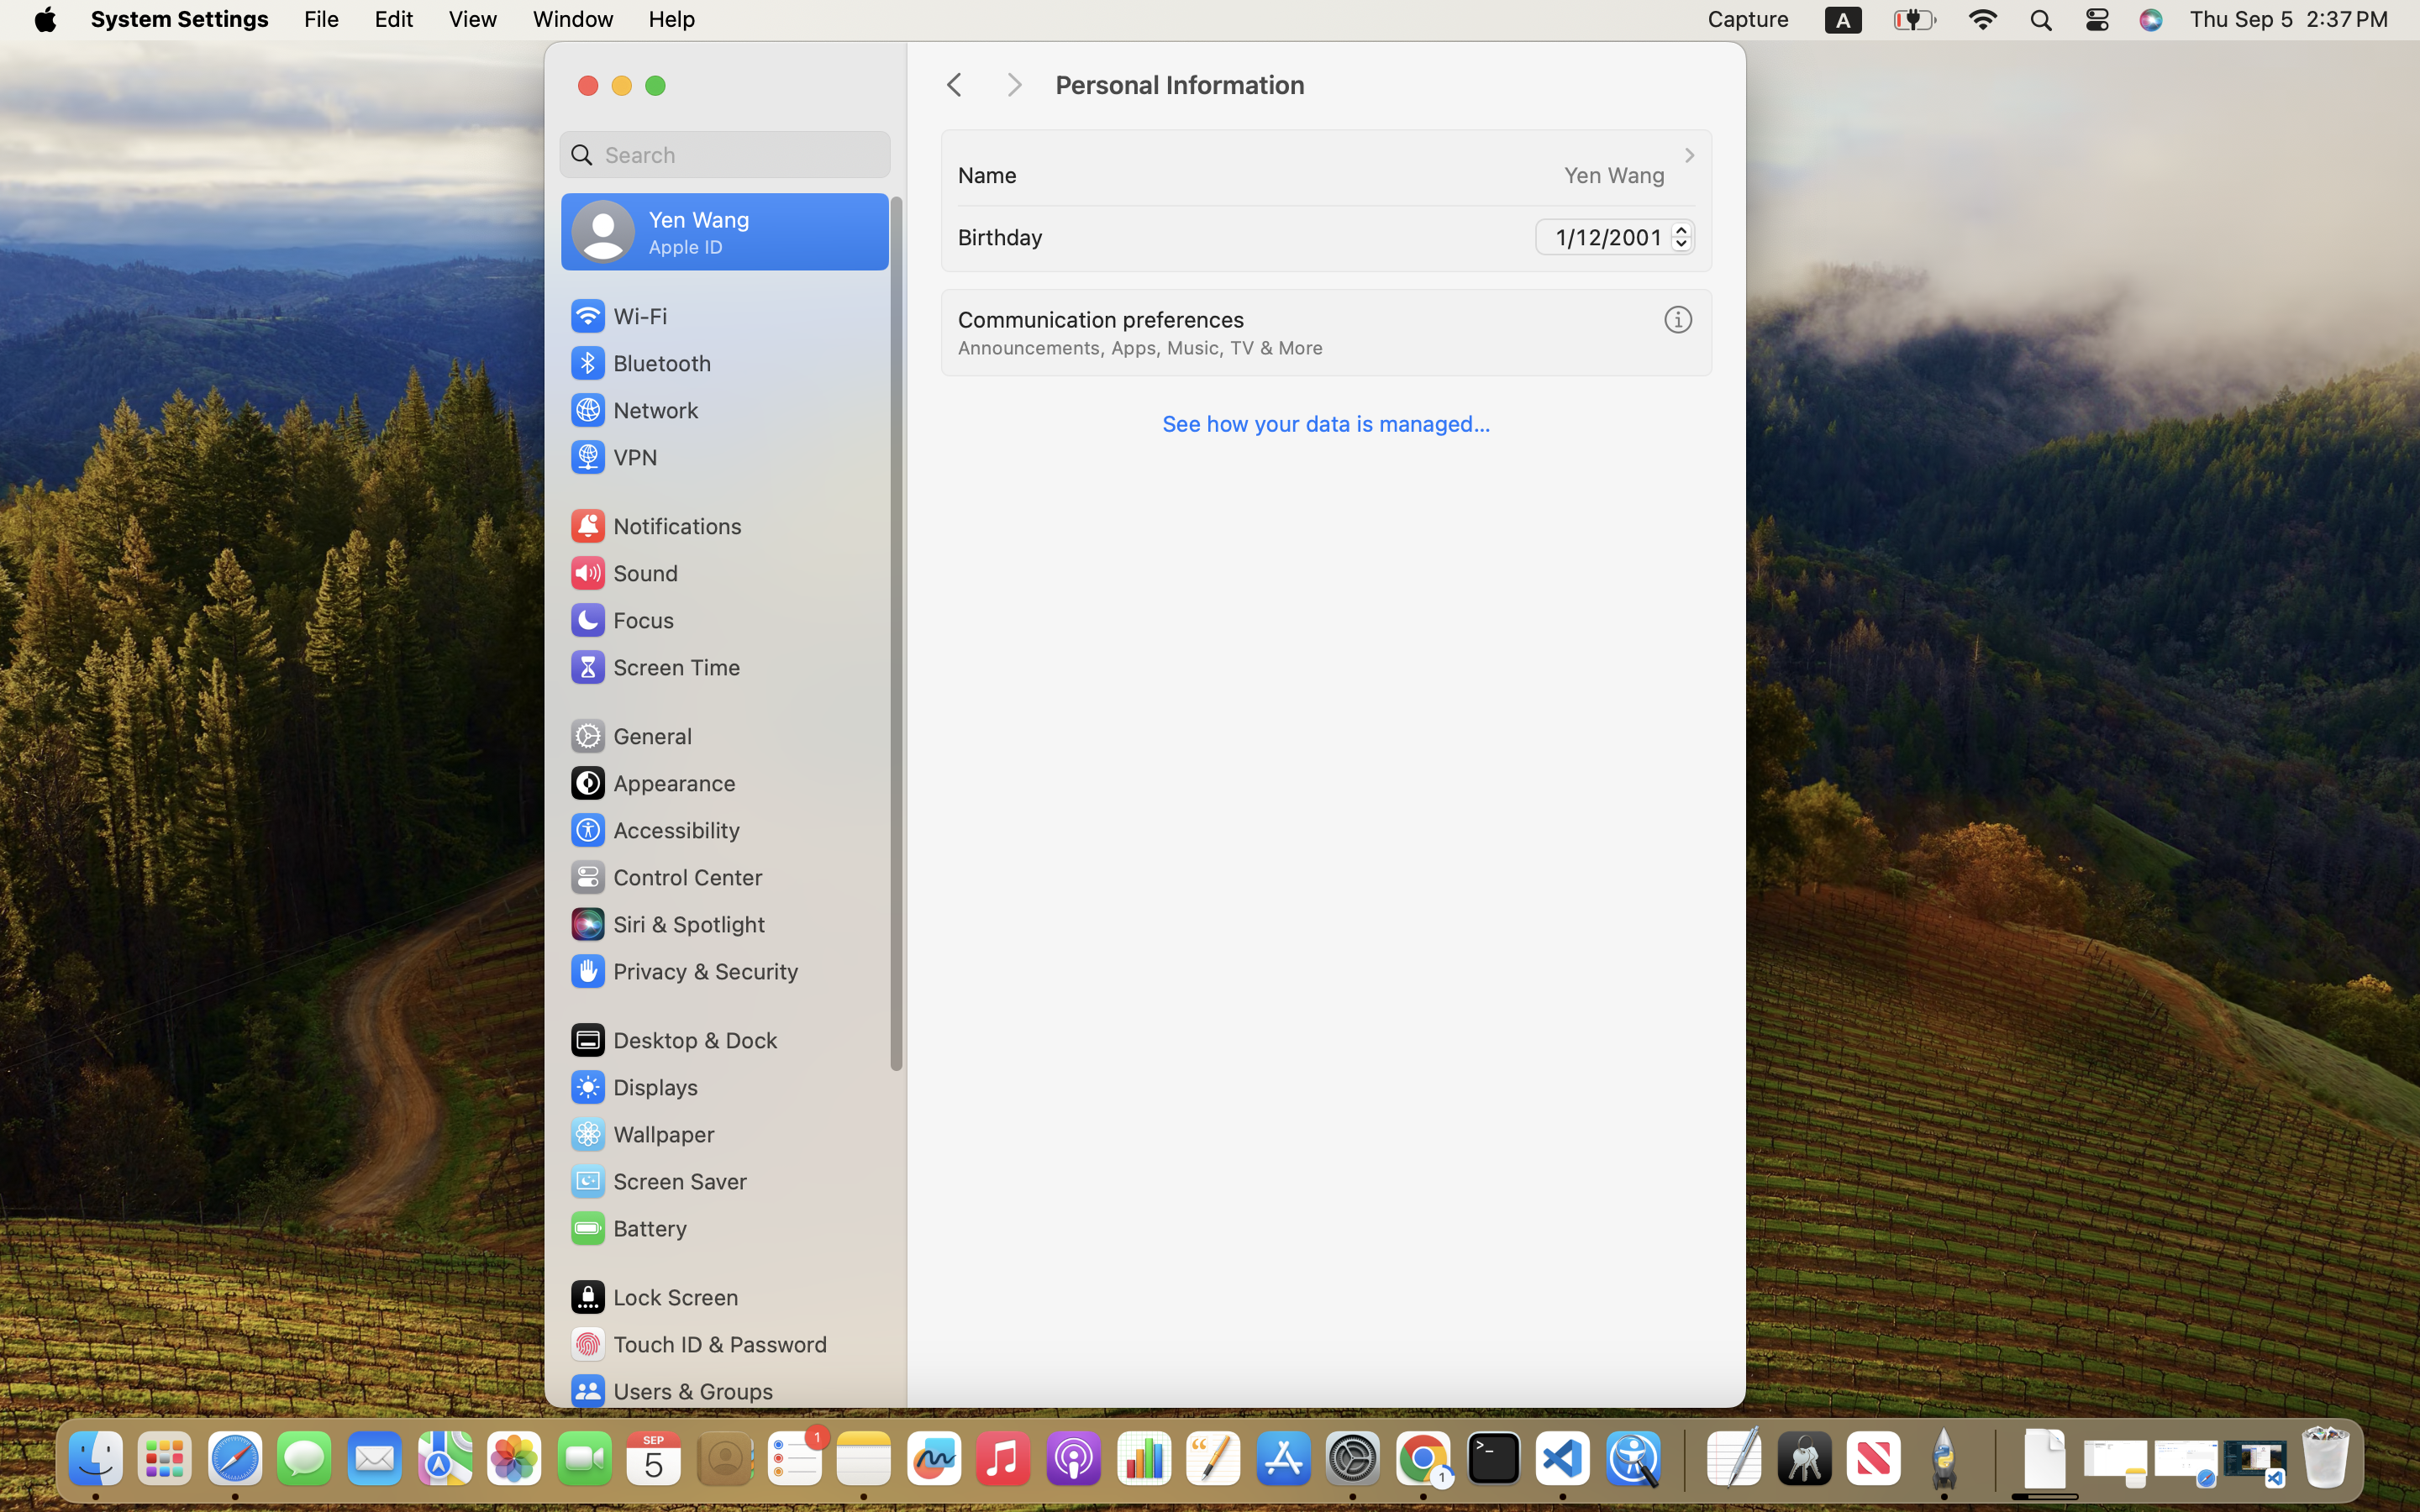 The height and width of the screenshot is (1512, 2420). Describe the element at coordinates (655, 665) in the screenshot. I see `'Screen Time'` at that location.